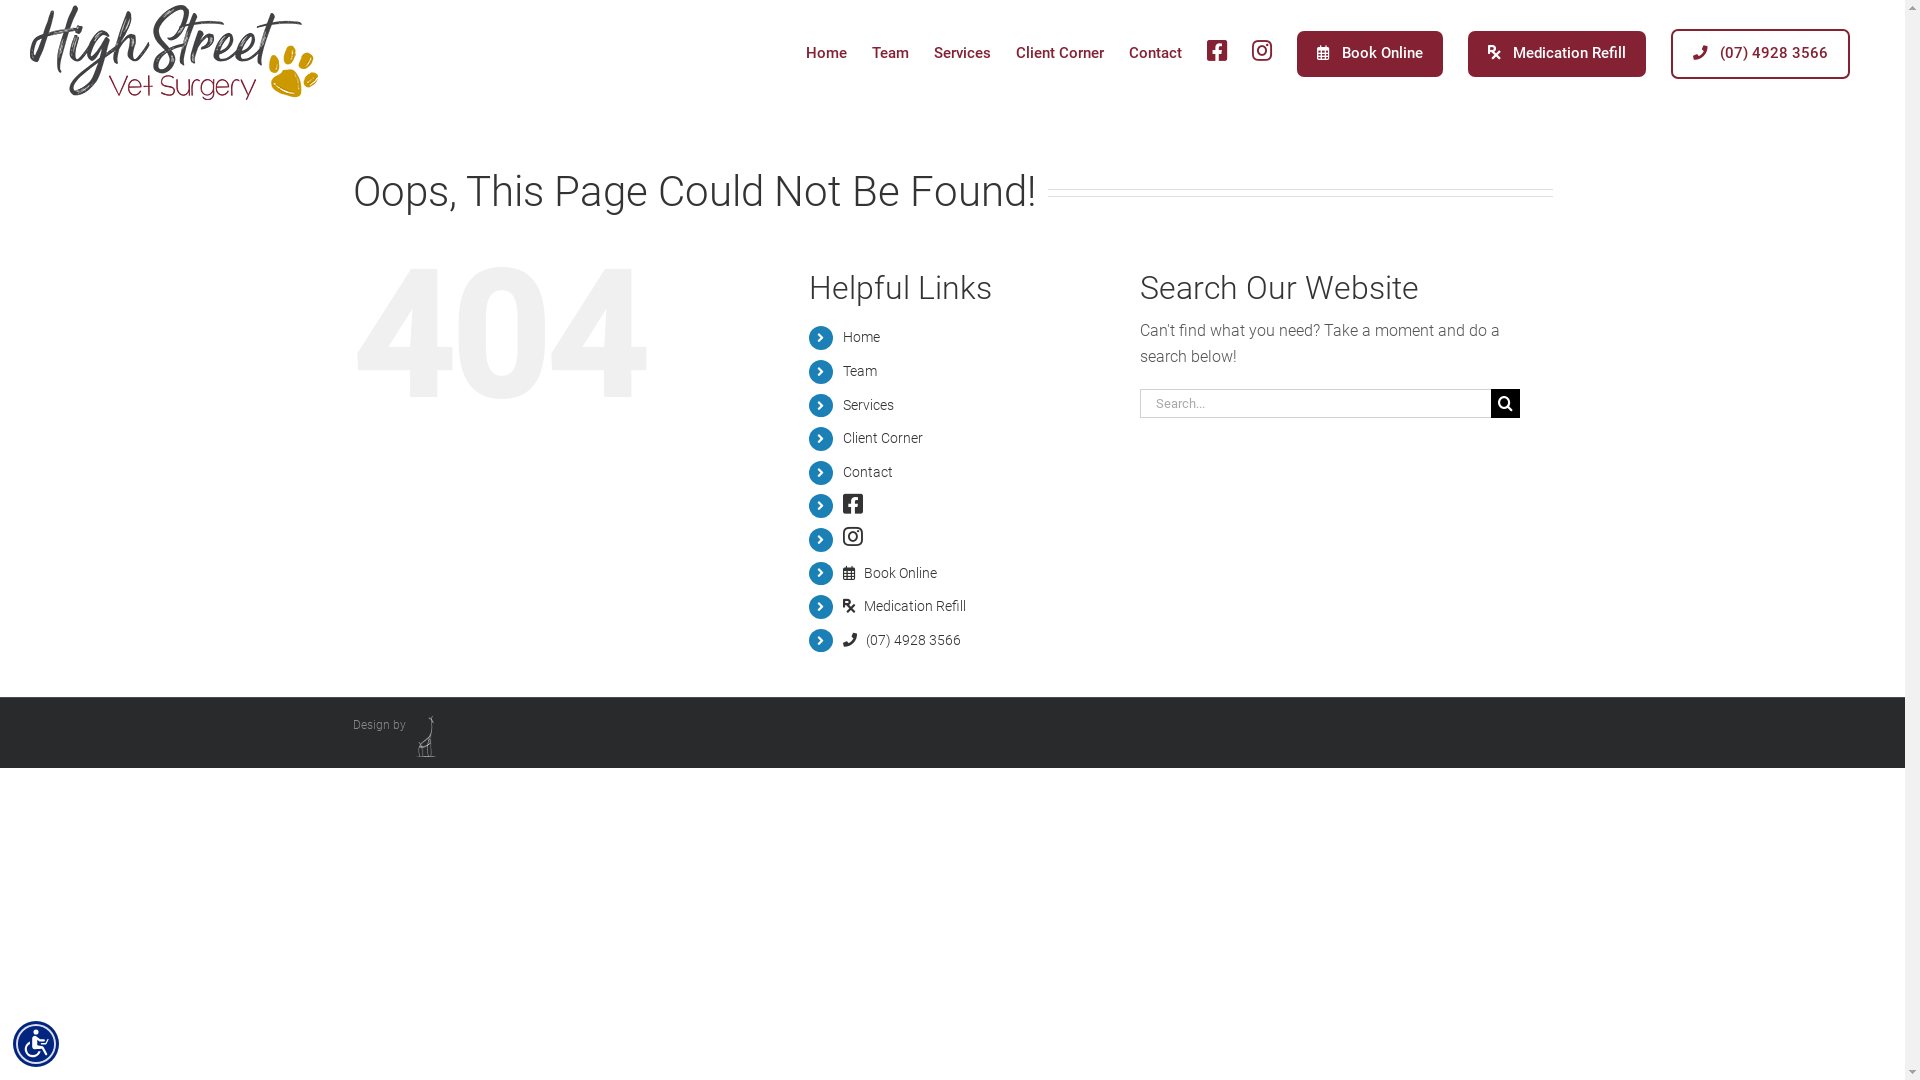 This screenshot has height=1080, width=1920. I want to click on 'IG', so click(1261, 51).